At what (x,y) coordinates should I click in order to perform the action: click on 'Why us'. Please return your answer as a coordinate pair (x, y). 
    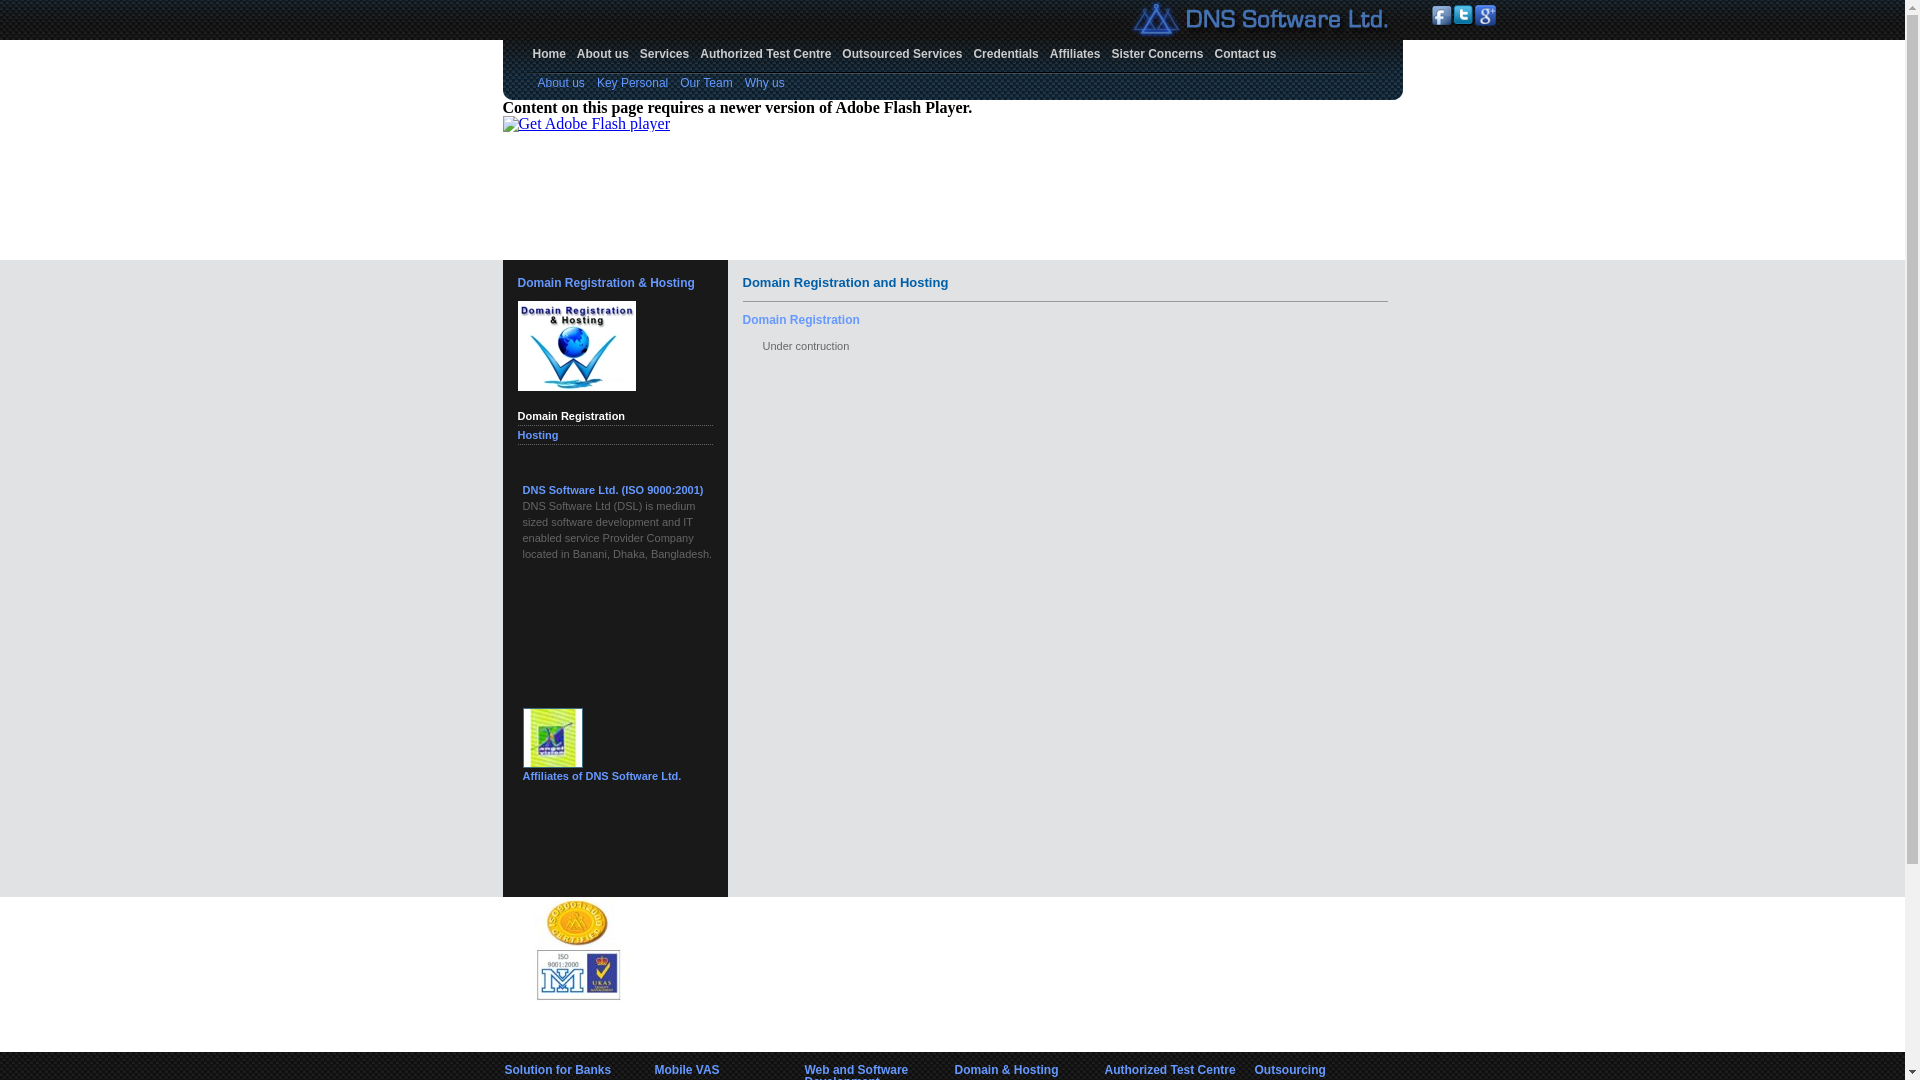
    Looking at the image, I should click on (763, 82).